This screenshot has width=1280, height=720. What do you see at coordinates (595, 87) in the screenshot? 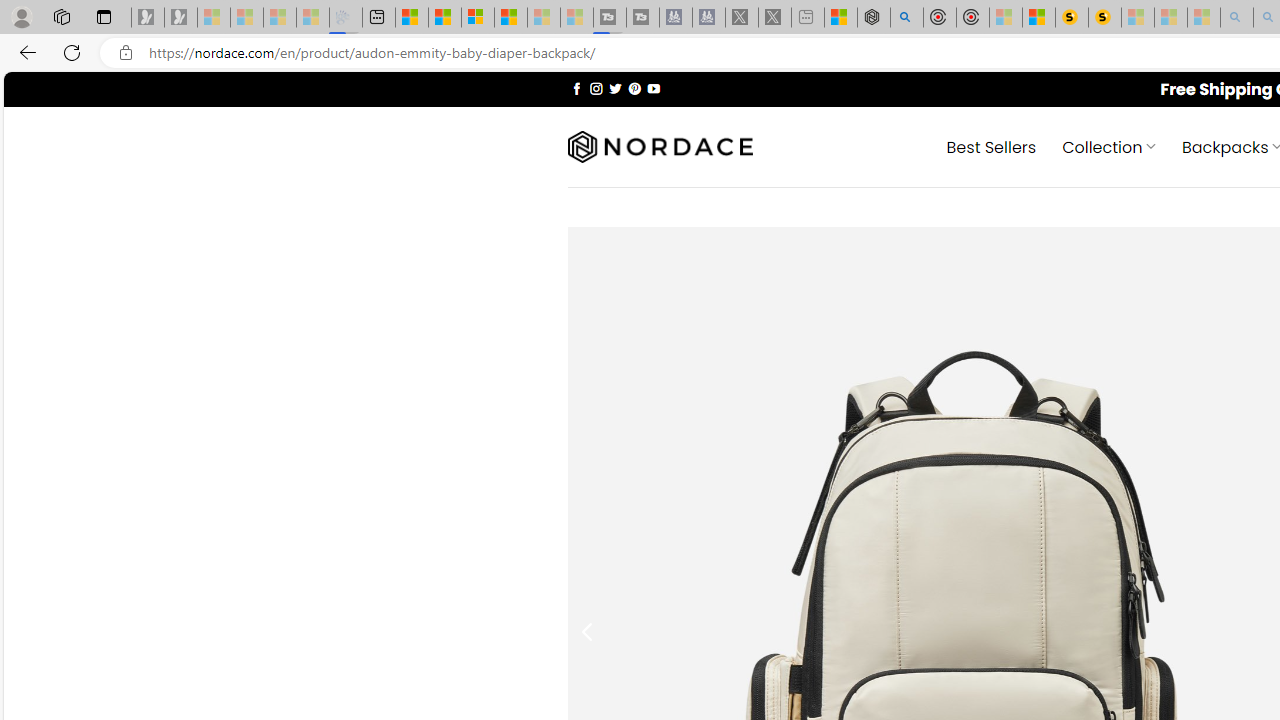
I see `'Follow on Instagram'` at bounding box center [595, 87].